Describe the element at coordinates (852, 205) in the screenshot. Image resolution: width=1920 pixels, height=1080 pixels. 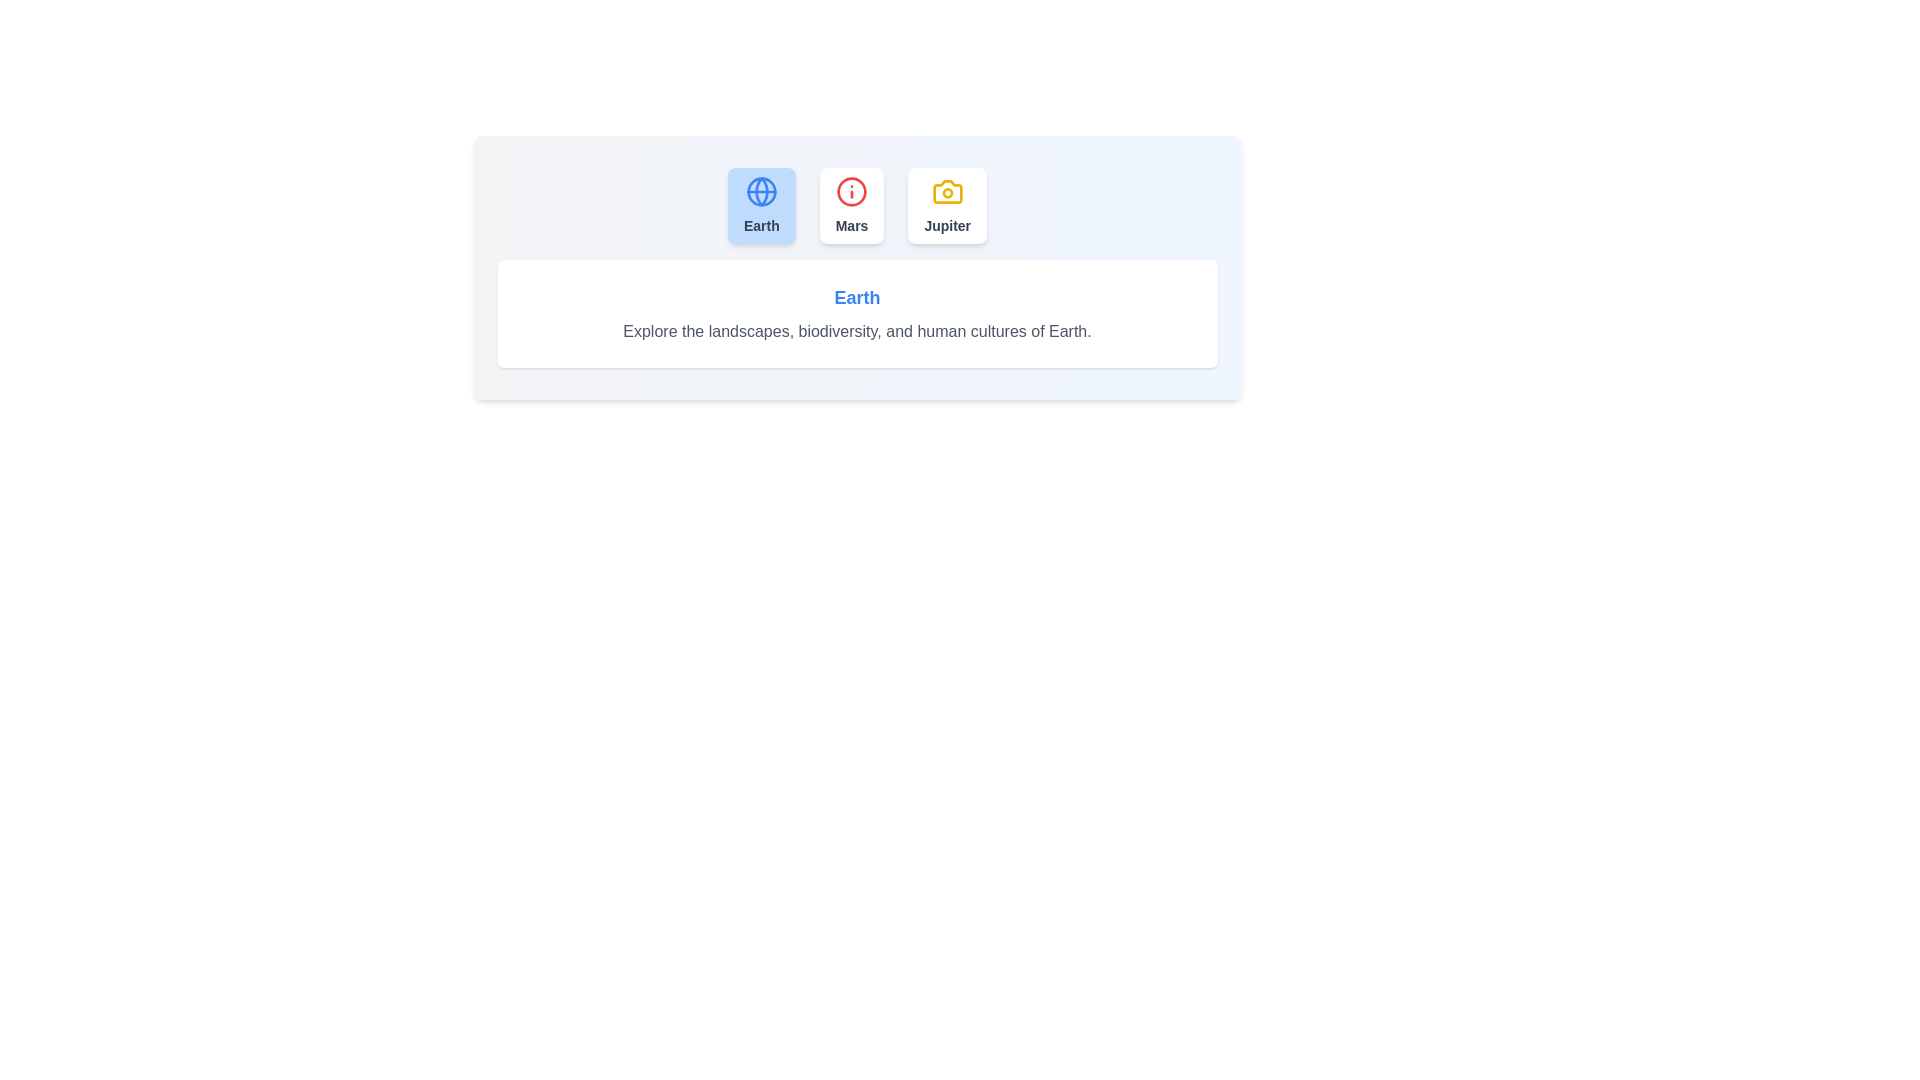
I see `the button for the planet Mars` at that location.